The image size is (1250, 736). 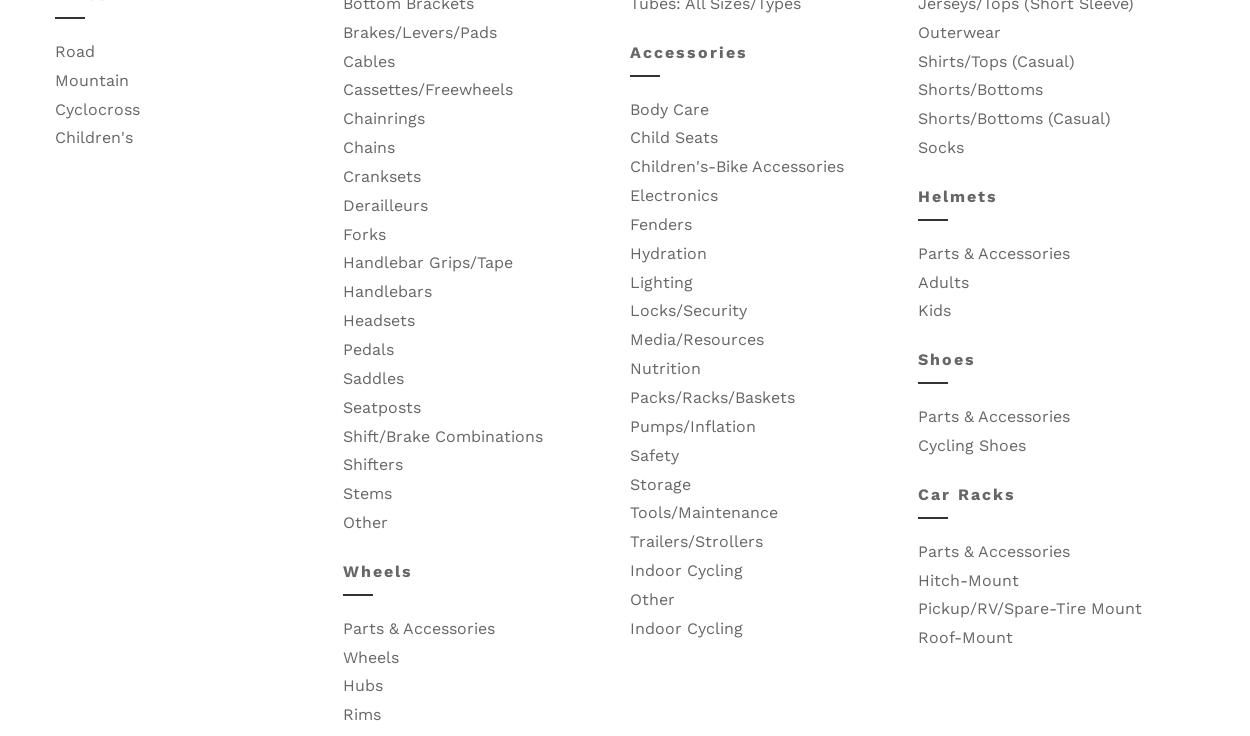 I want to click on 'Socks', so click(x=939, y=147).